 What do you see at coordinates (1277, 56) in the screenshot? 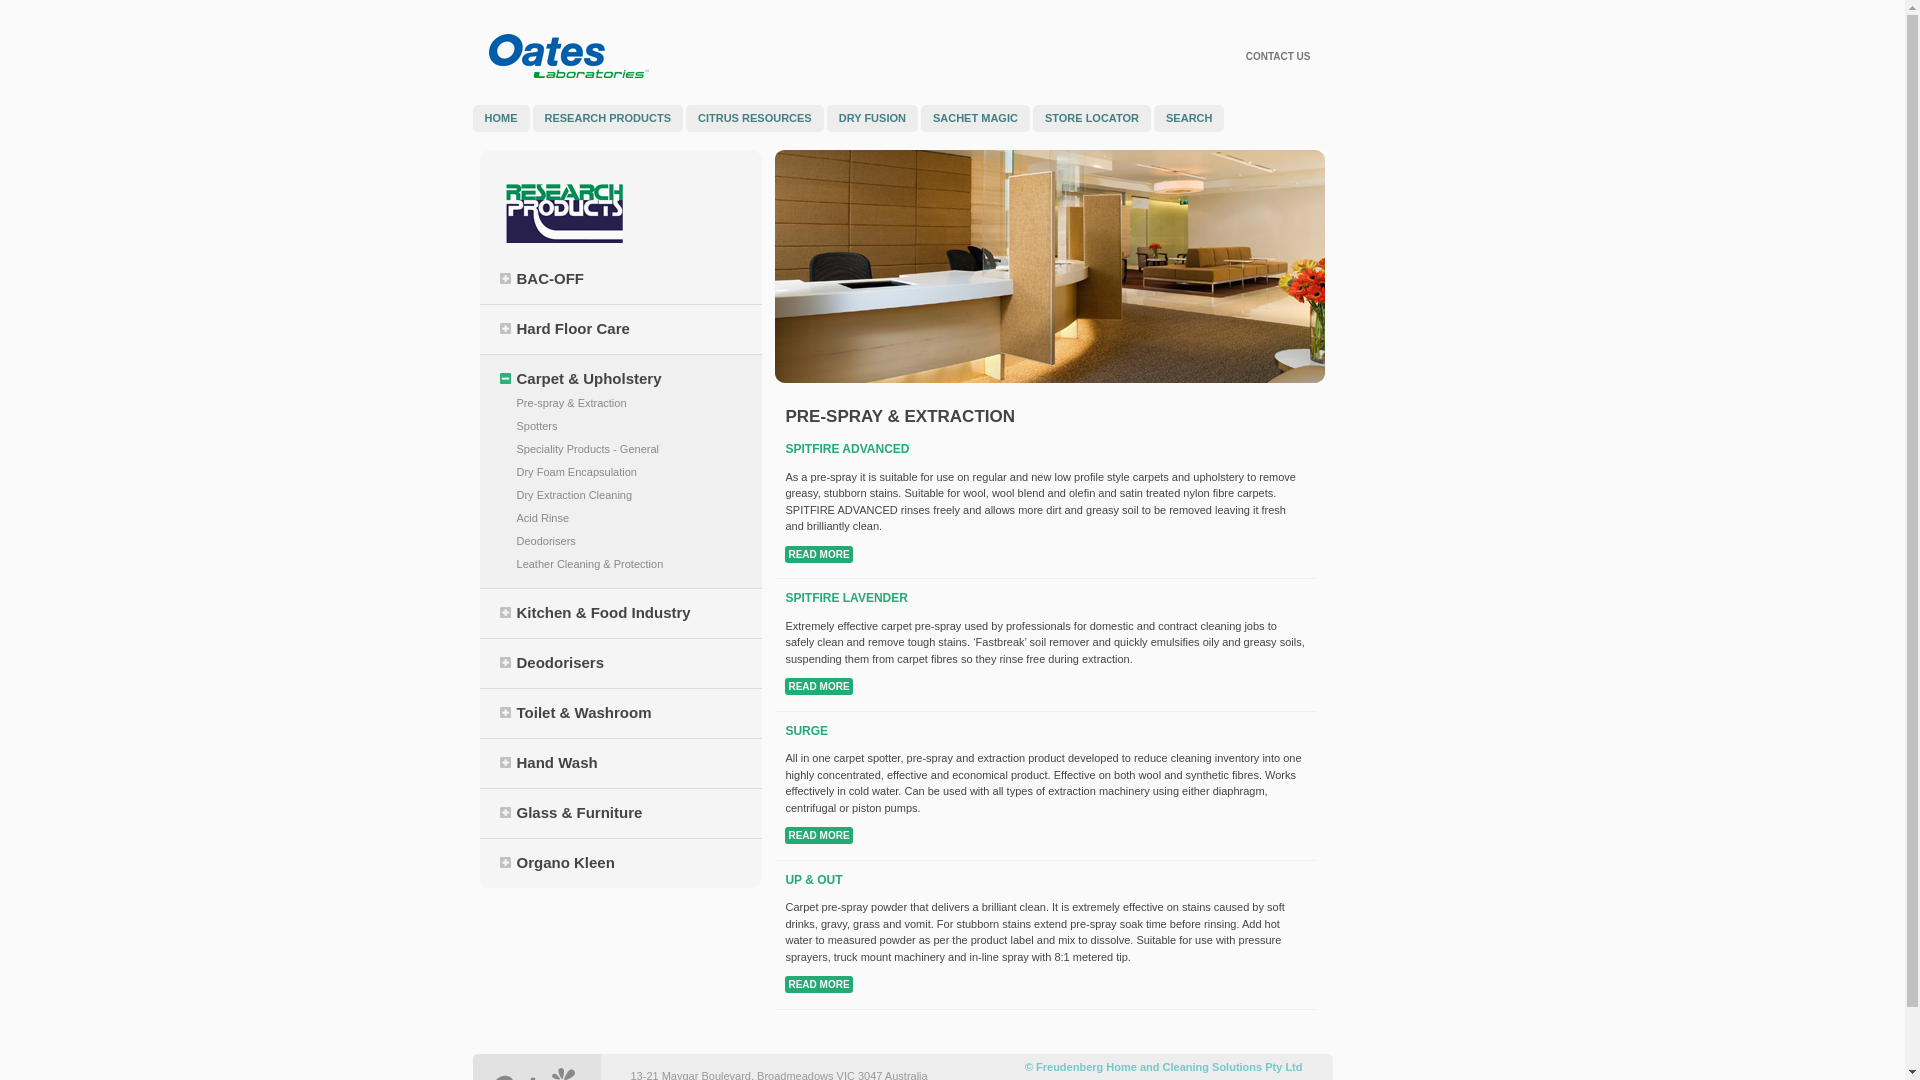
I see `'CONTACT US'` at bounding box center [1277, 56].